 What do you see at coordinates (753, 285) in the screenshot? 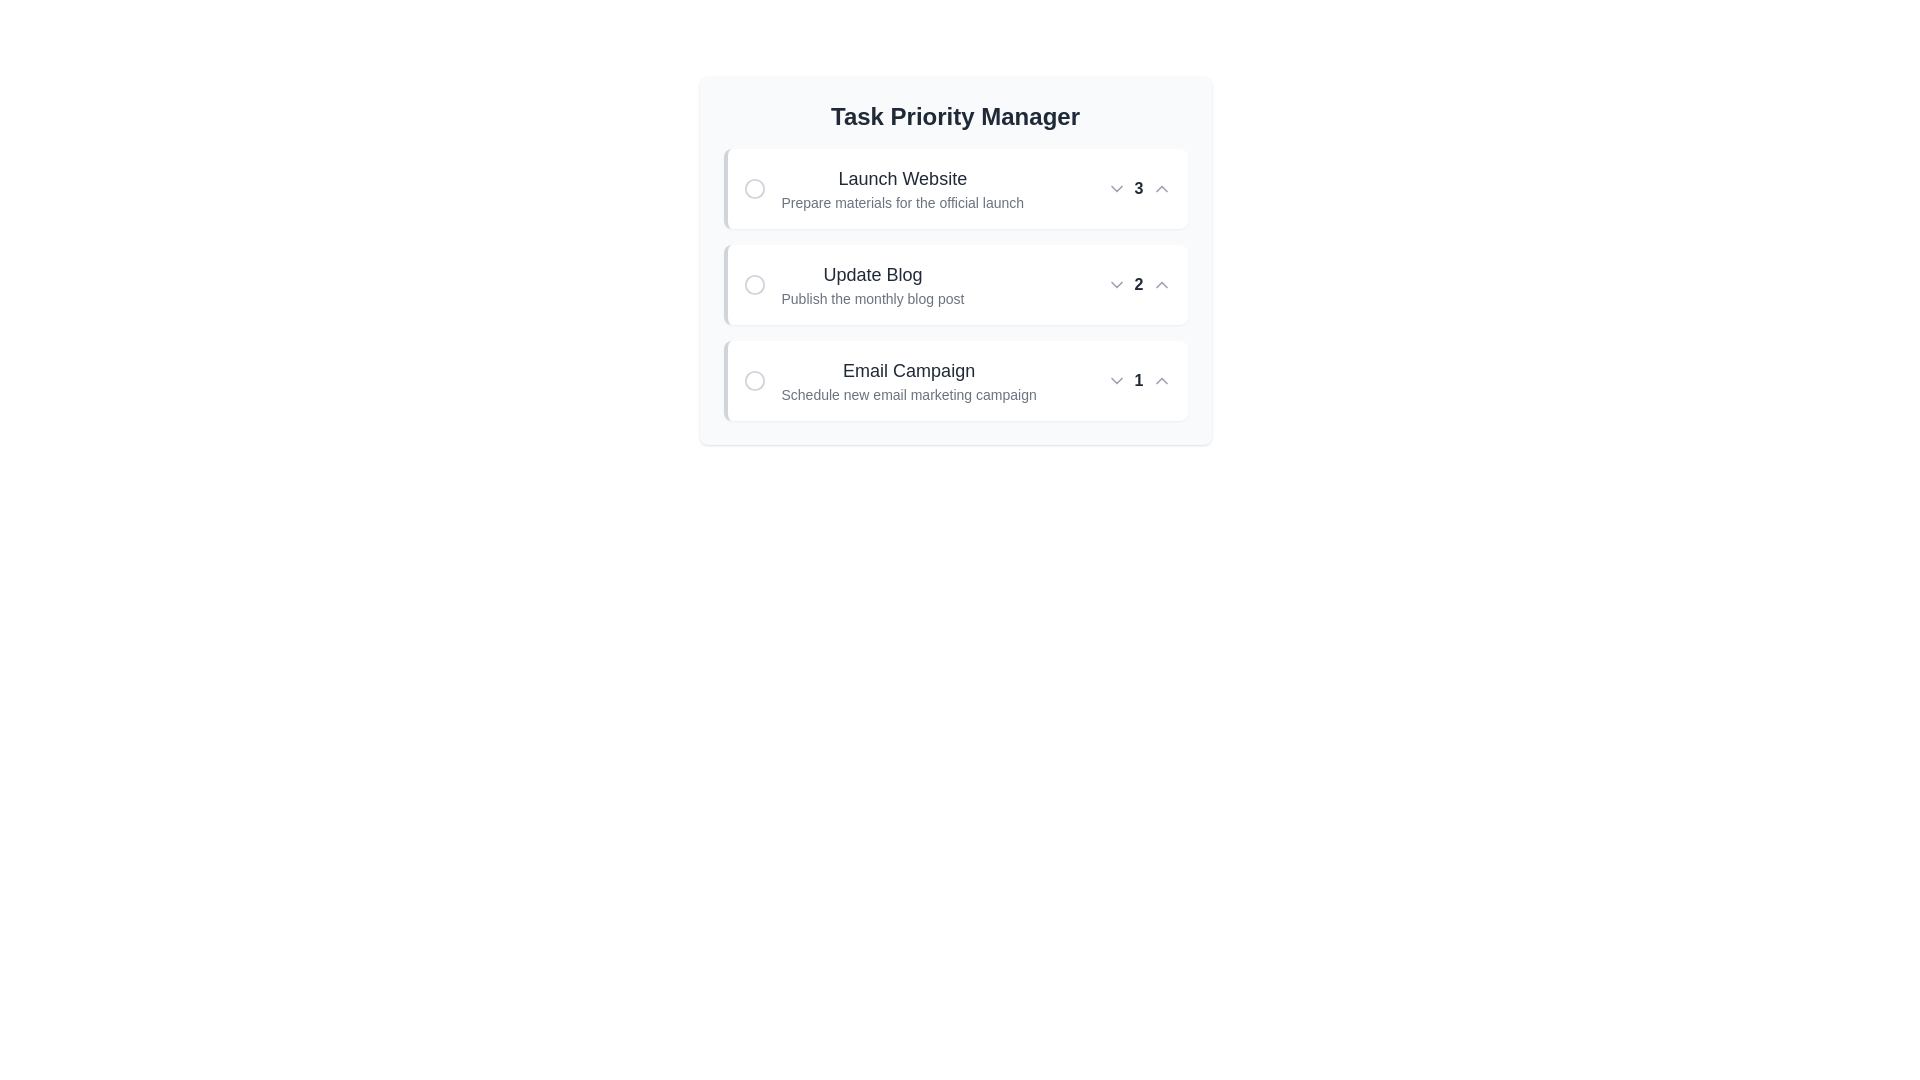
I see `keyboard navigation` at bounding box center [753, 285].